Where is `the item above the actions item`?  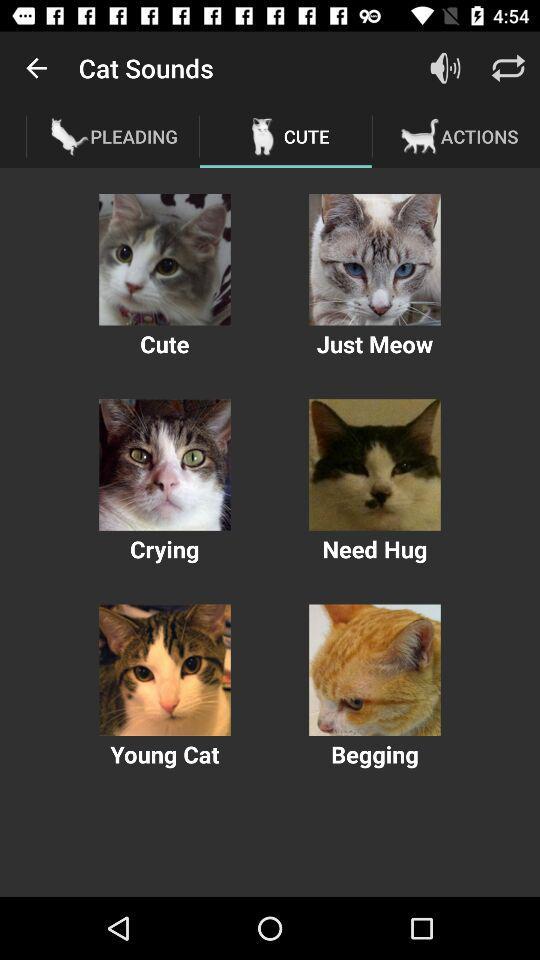
the item above the actions item is located at coordinates (508, 68).